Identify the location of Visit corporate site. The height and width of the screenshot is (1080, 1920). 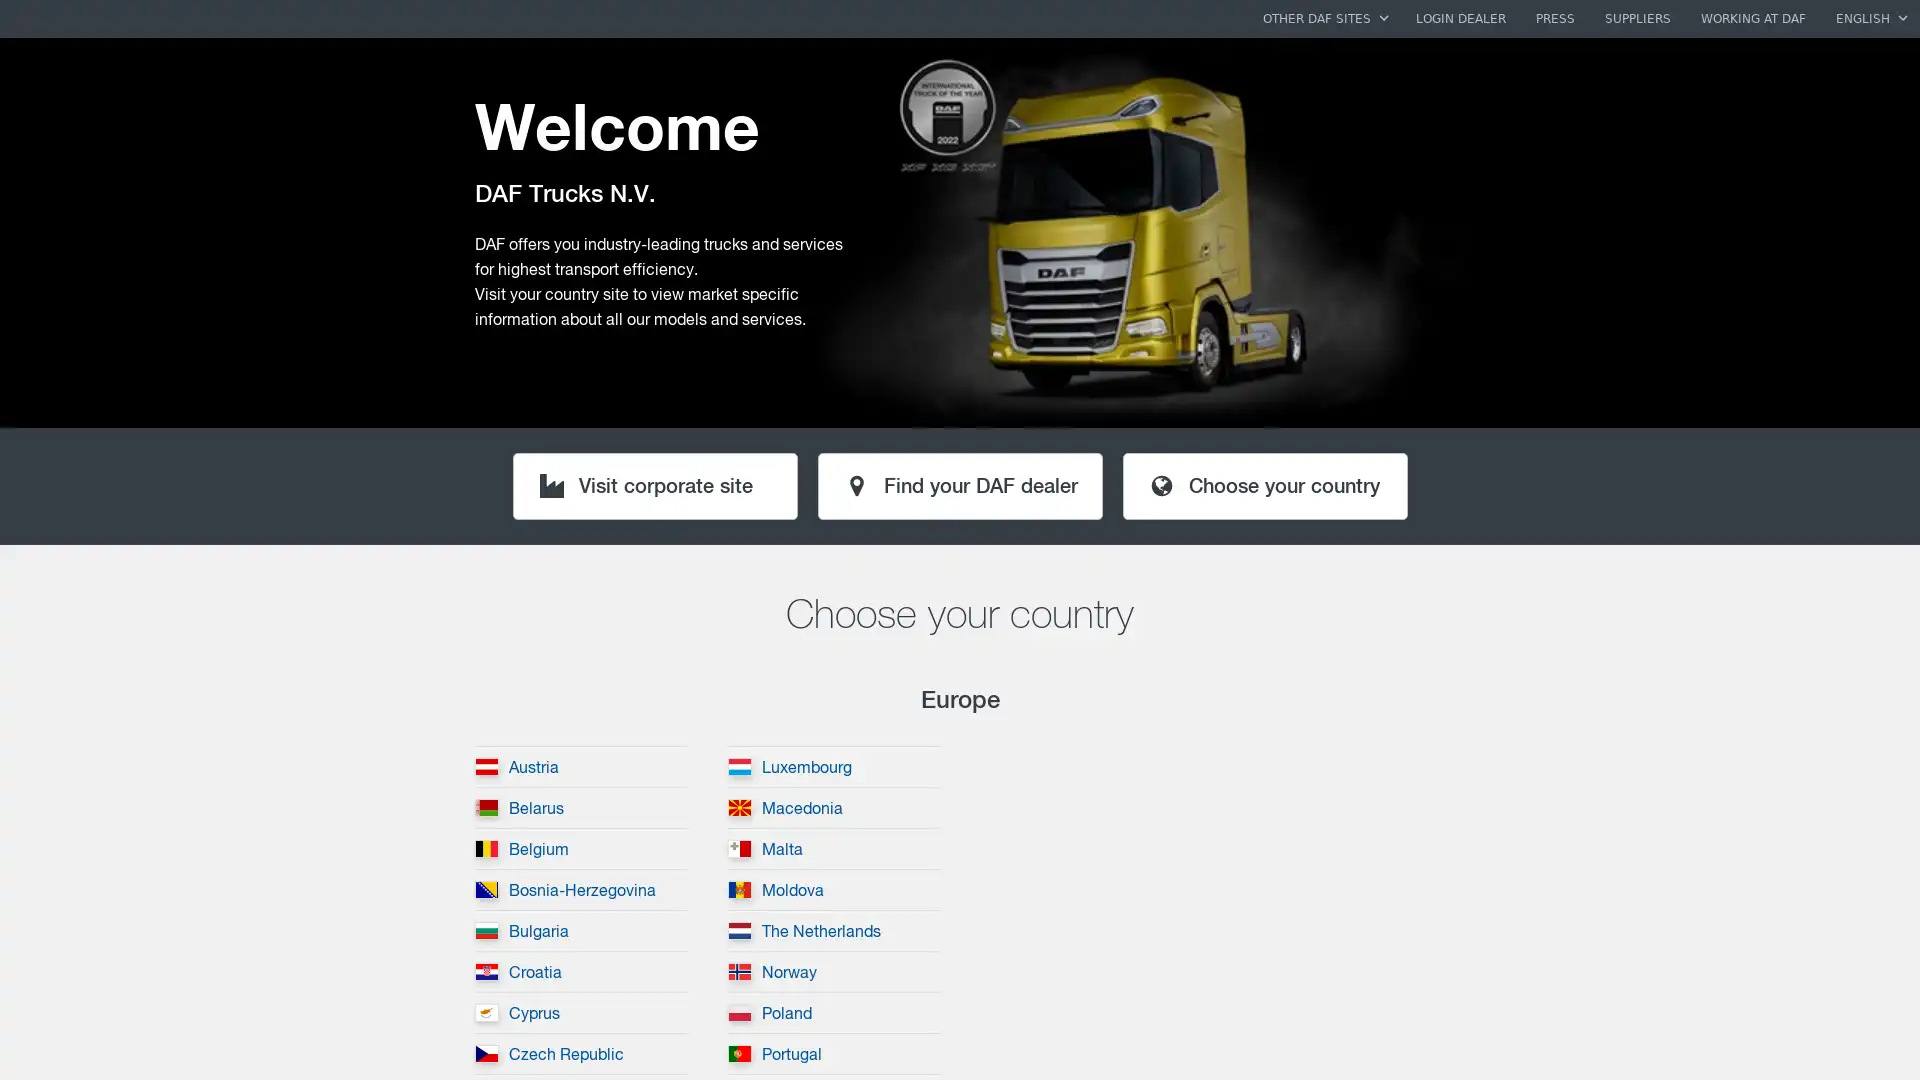
(654, 486).